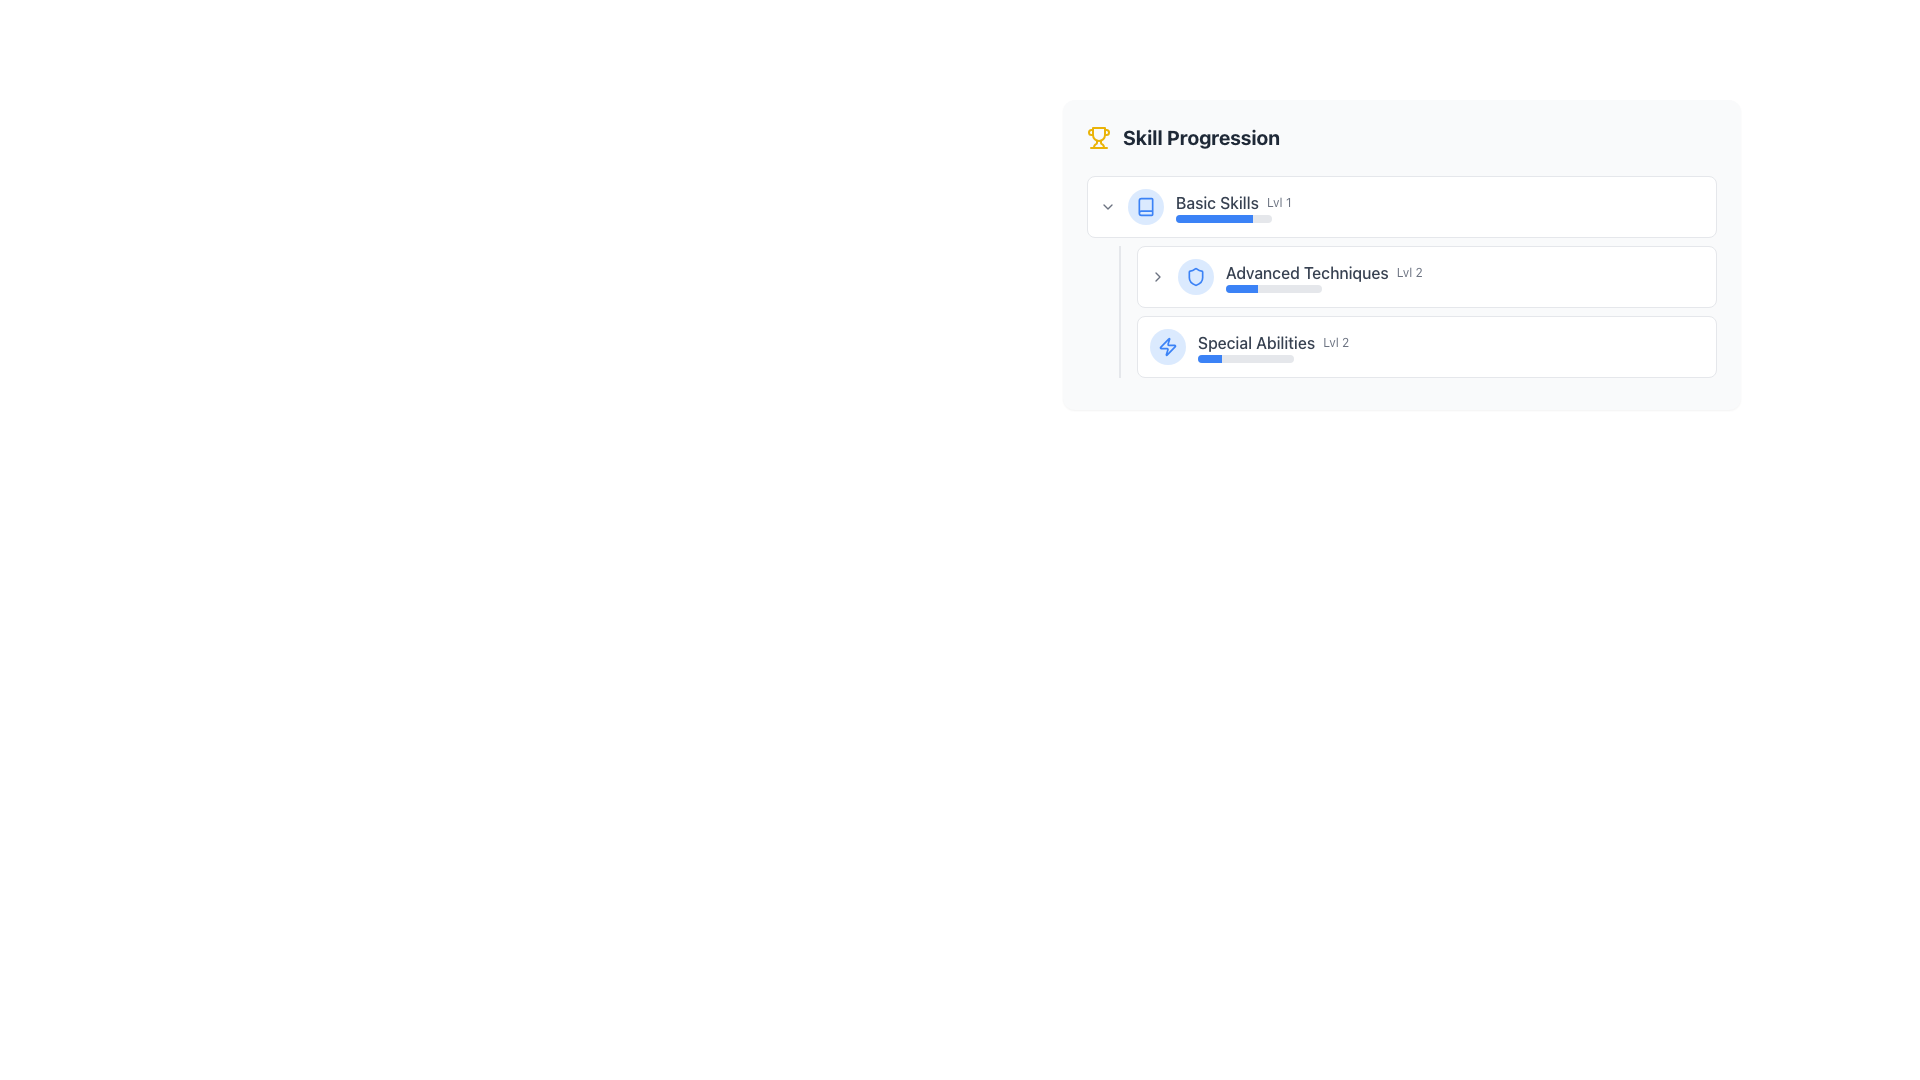  Describe the element at coordinates (1425, 346) in the screenshot. I see `the 'Special Abilities' skill progression item, which is the third item in the list` at that location.